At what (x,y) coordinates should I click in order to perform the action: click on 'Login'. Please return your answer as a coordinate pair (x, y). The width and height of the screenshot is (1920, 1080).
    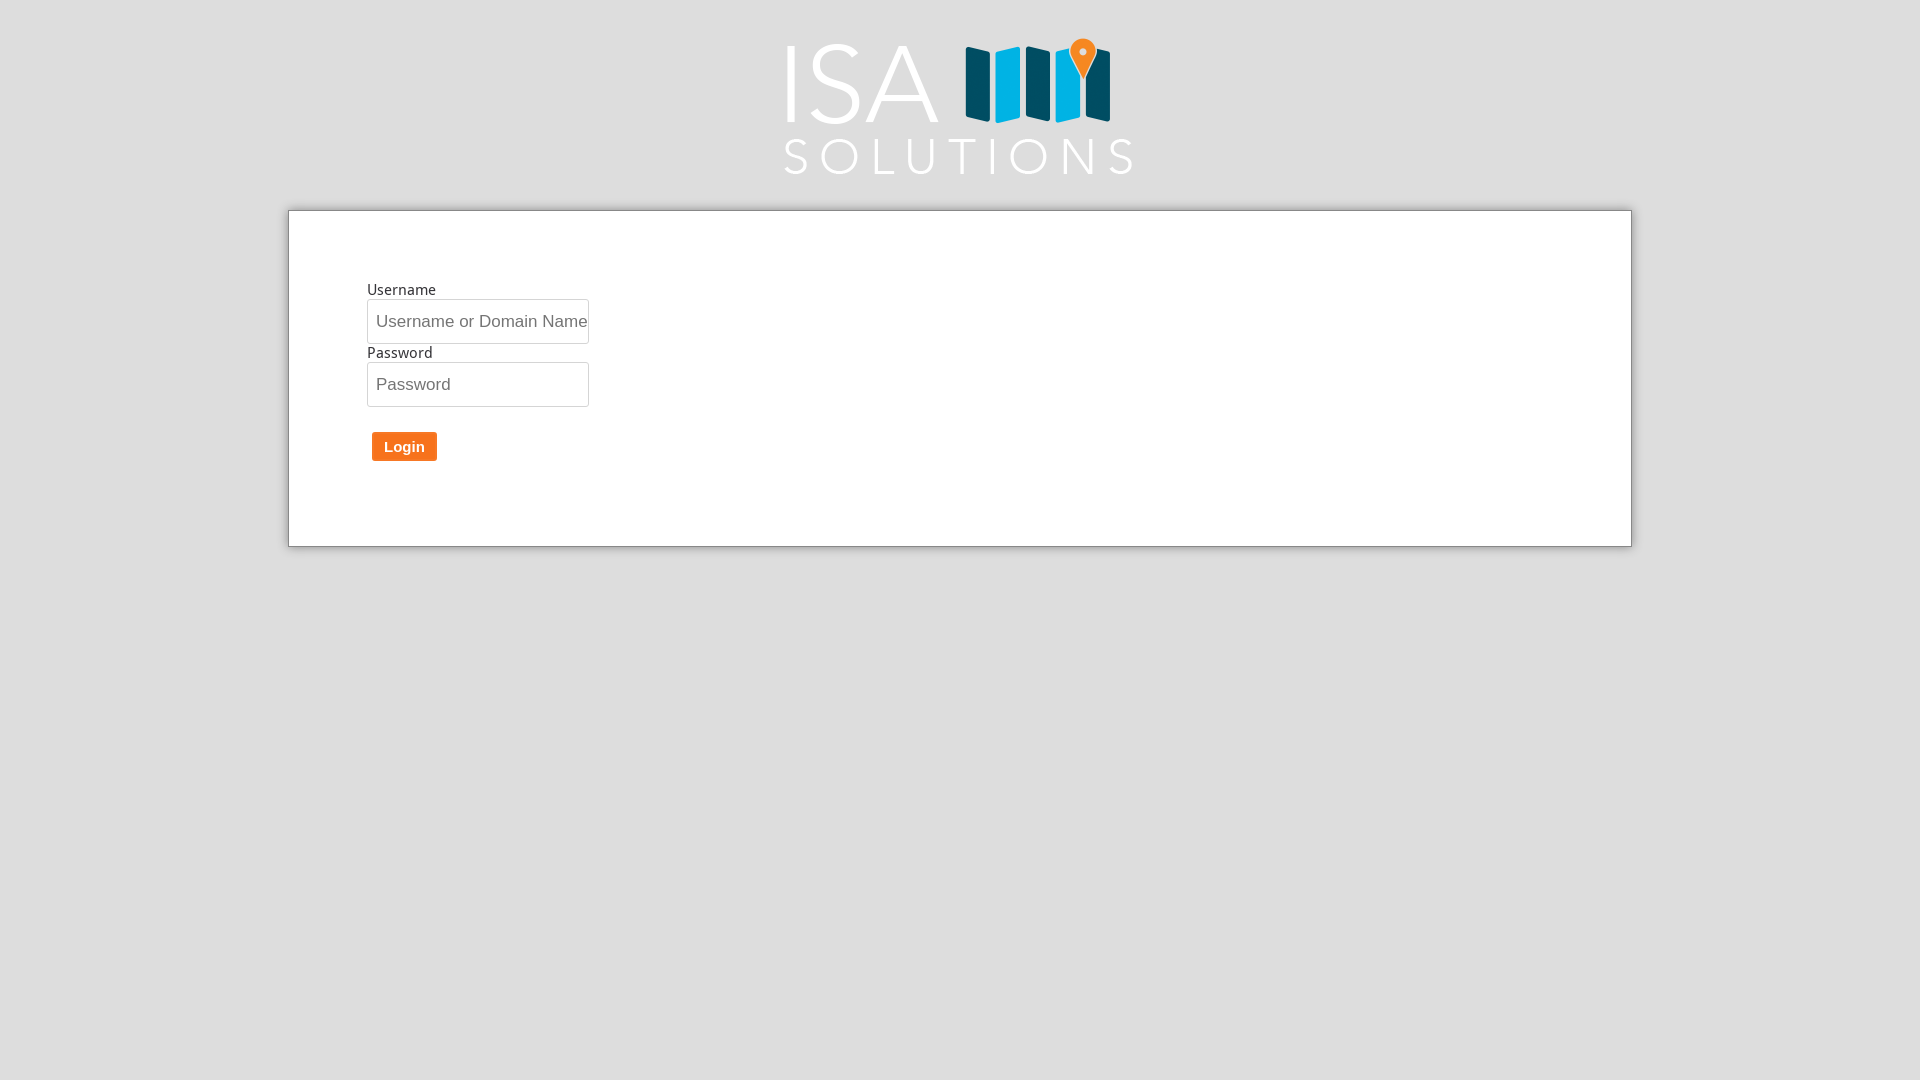
    Looking at the image, I should click on (403, 445).